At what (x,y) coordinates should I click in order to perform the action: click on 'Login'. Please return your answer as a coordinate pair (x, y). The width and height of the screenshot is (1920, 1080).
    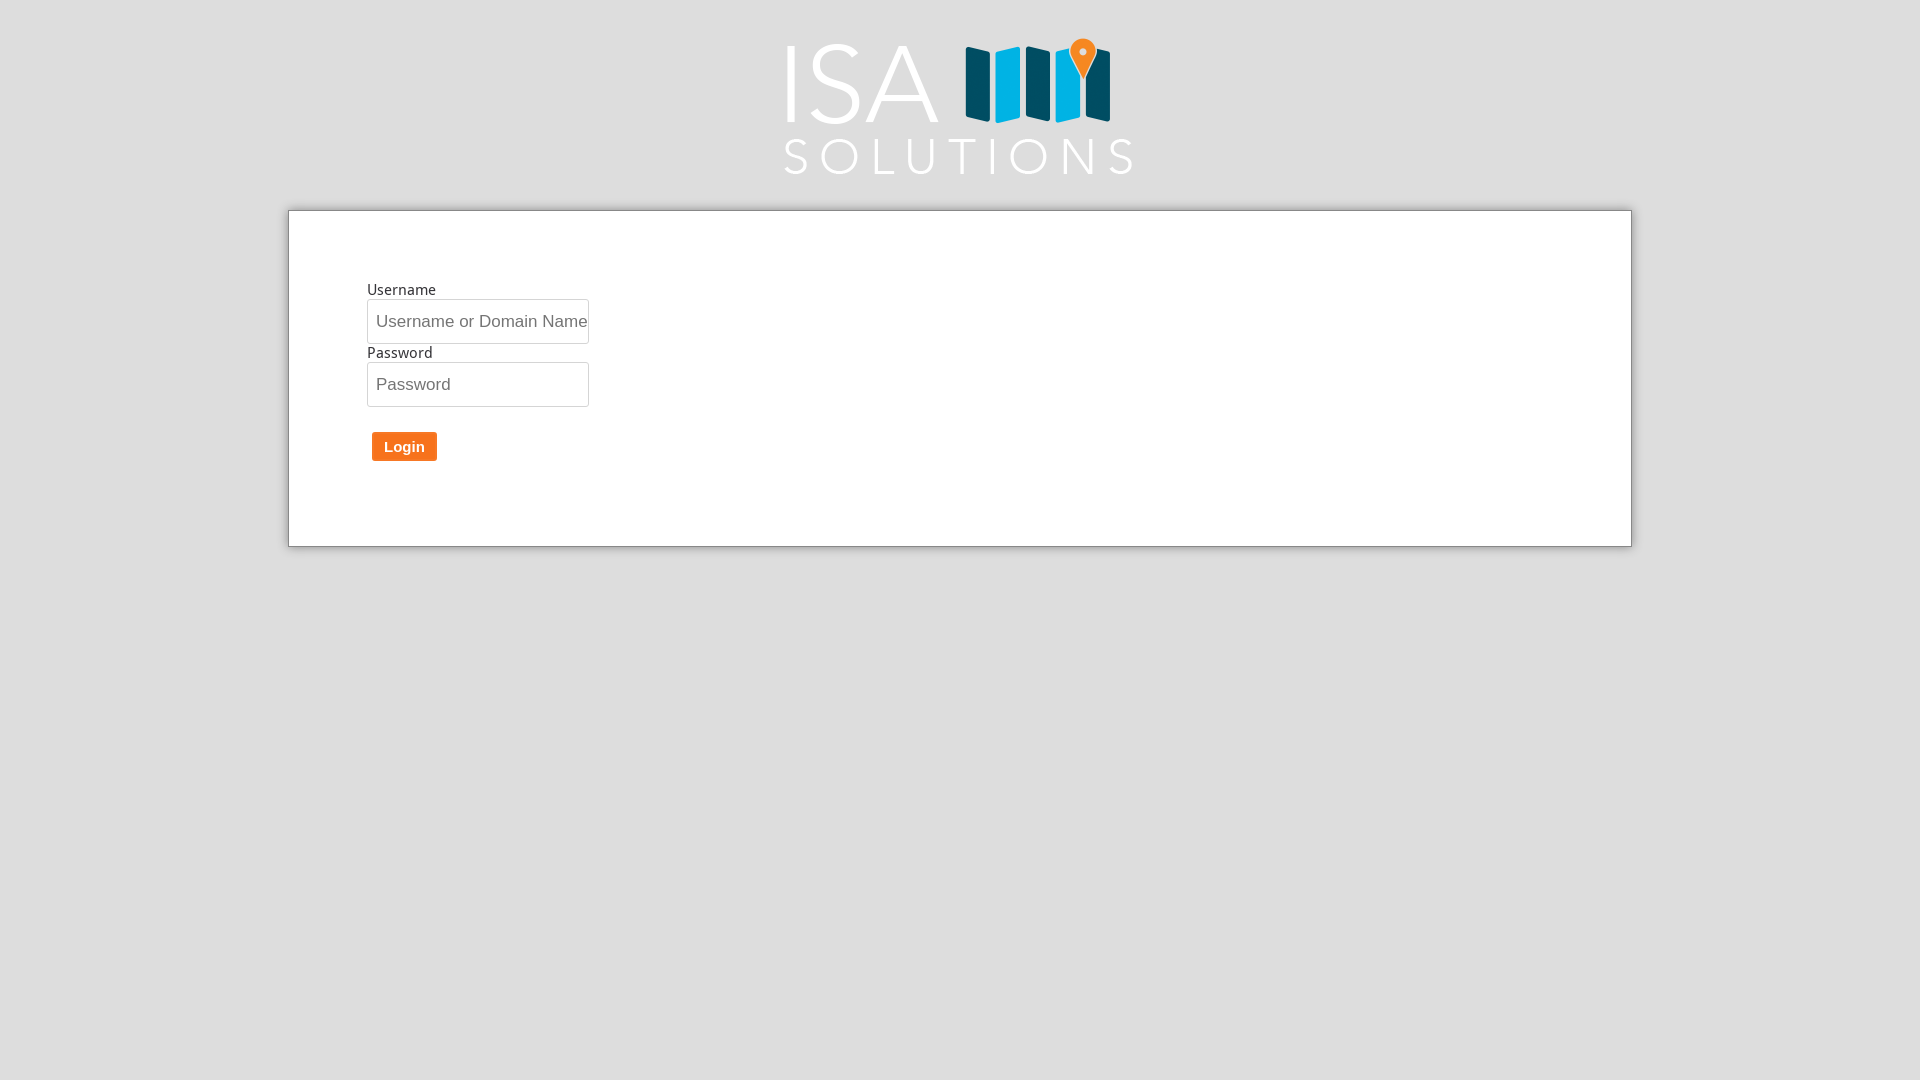
    Looking at the image, I should click on (403, 445).